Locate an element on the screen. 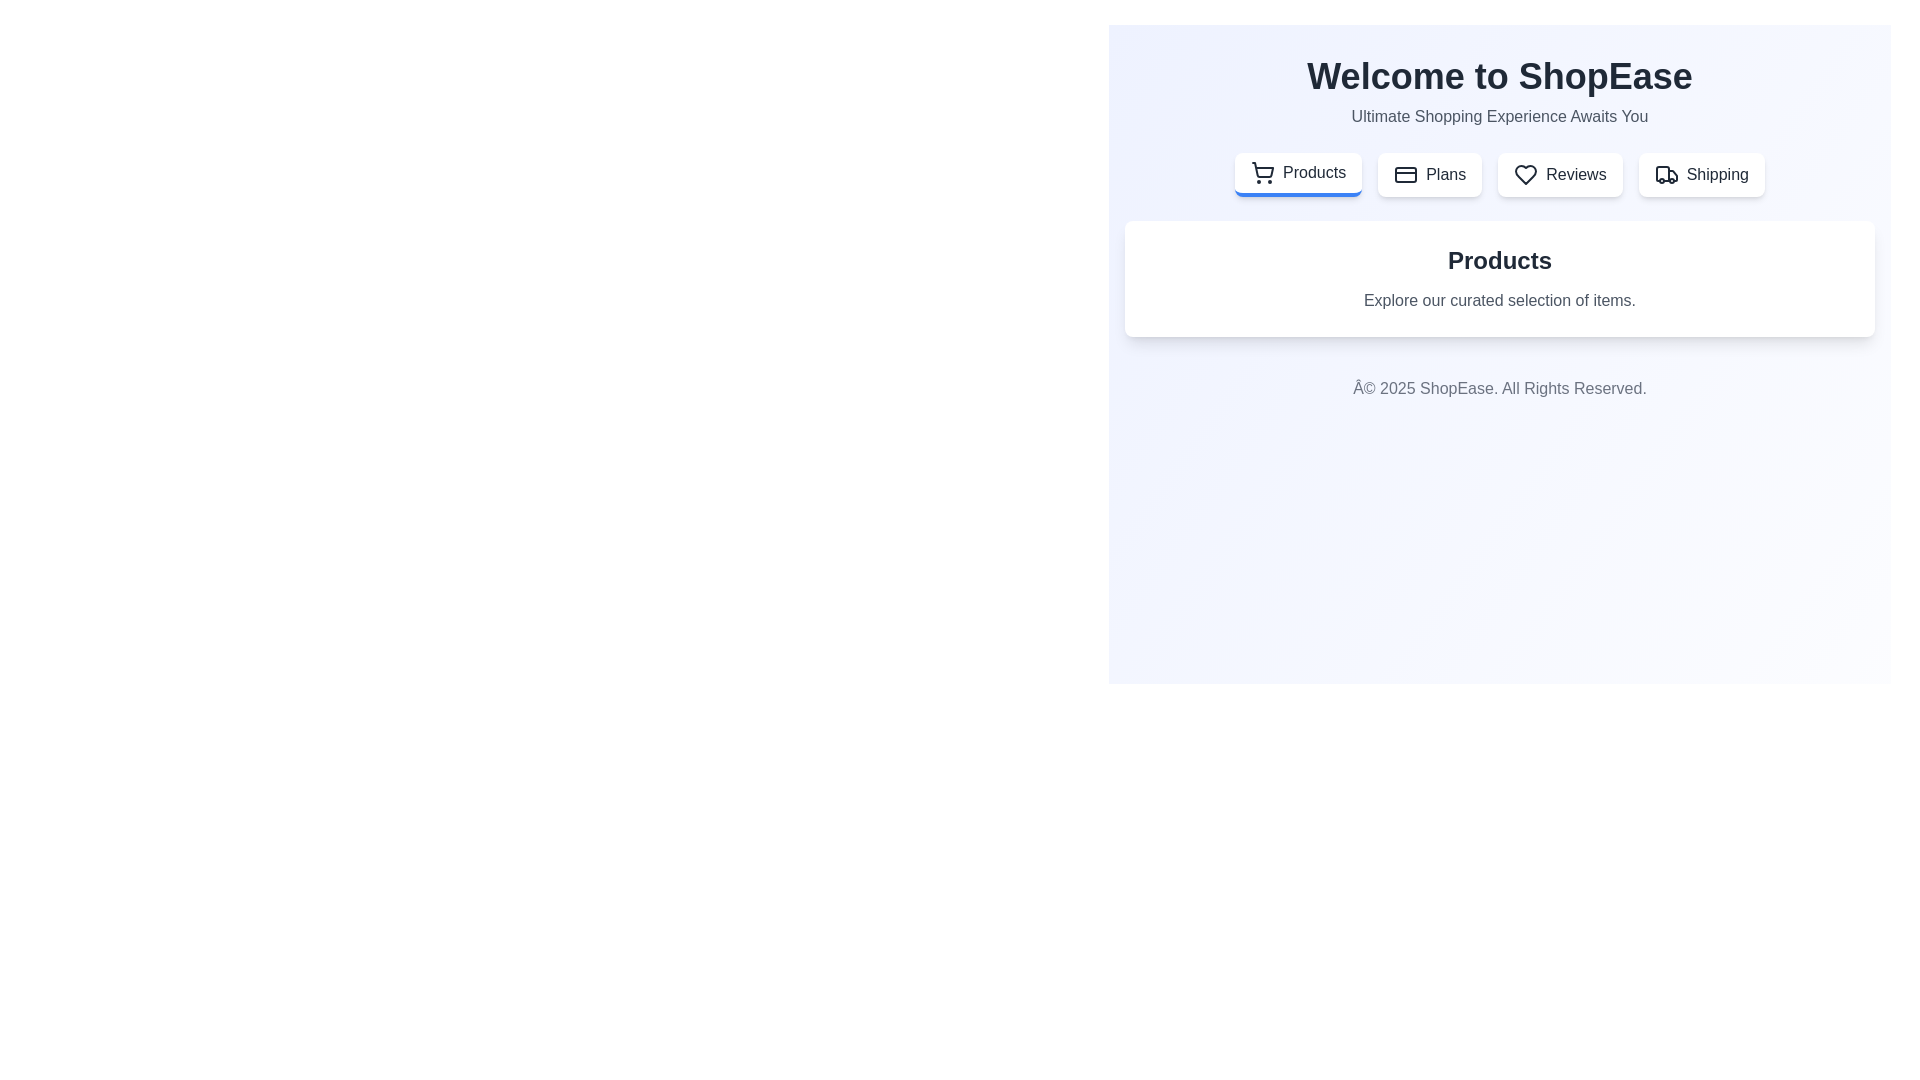 This screenshot has width=1920, height=1080. the 'Reviews' button's clickable text label to apply styling effects is located at coordinates (1575, 173).